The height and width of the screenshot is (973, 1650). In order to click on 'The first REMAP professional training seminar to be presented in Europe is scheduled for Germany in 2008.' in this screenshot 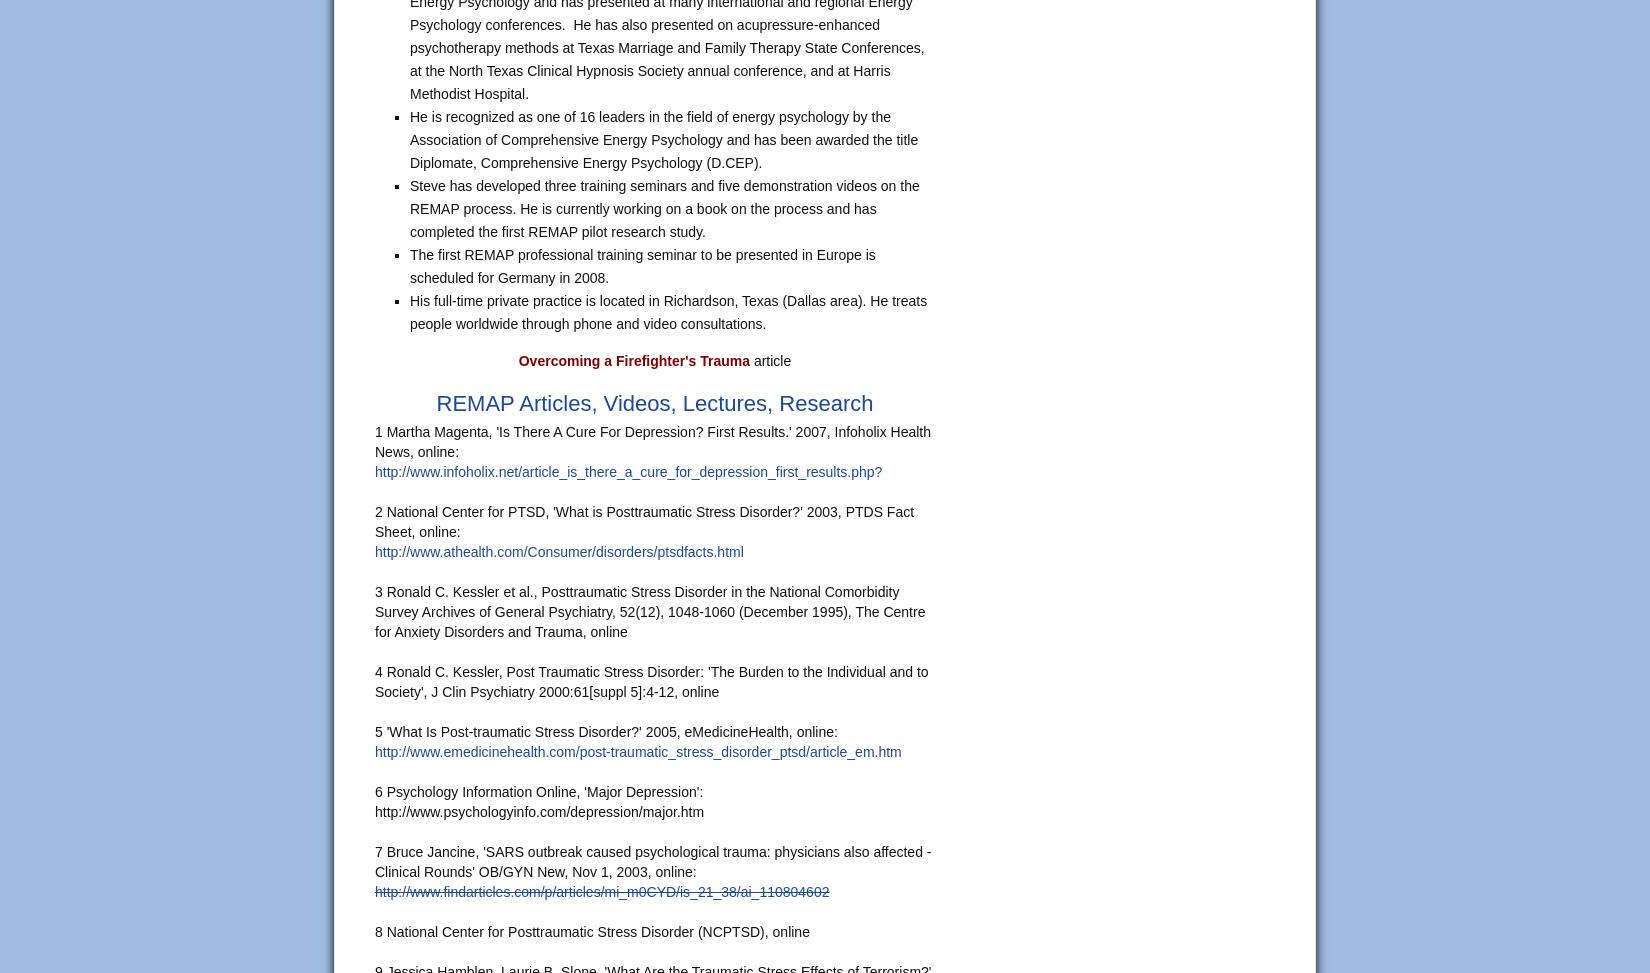, I will do `click(641, 265)`.